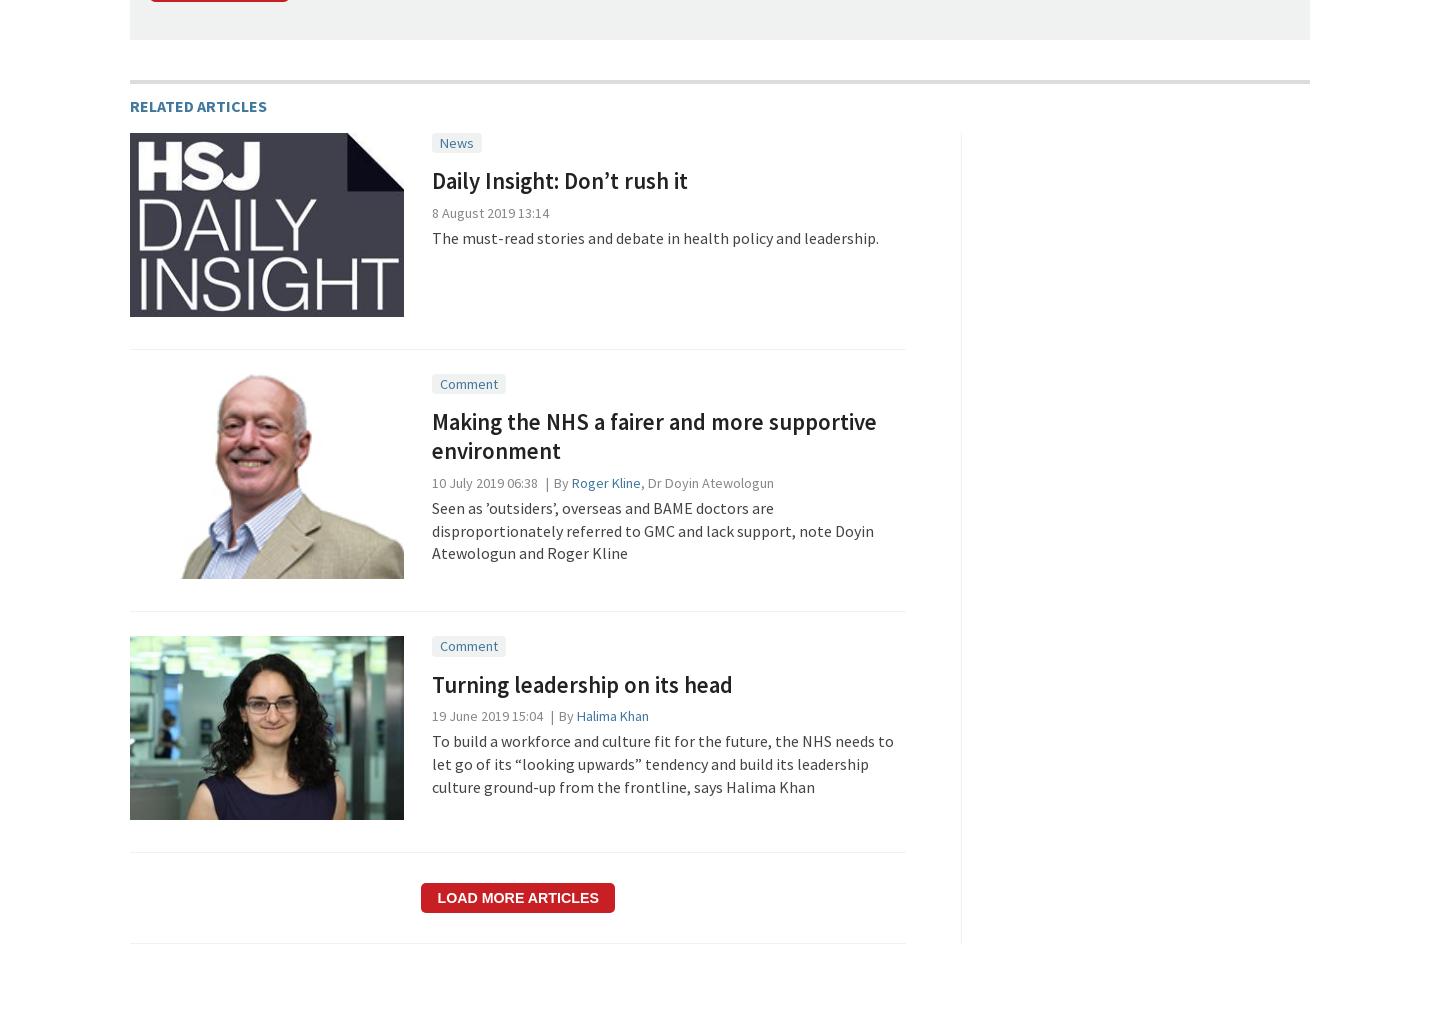 The width and height of the screenshot is (1440, 1032). I want to click on 'Daily Insight: Don’t rush it', so click(559, 180).